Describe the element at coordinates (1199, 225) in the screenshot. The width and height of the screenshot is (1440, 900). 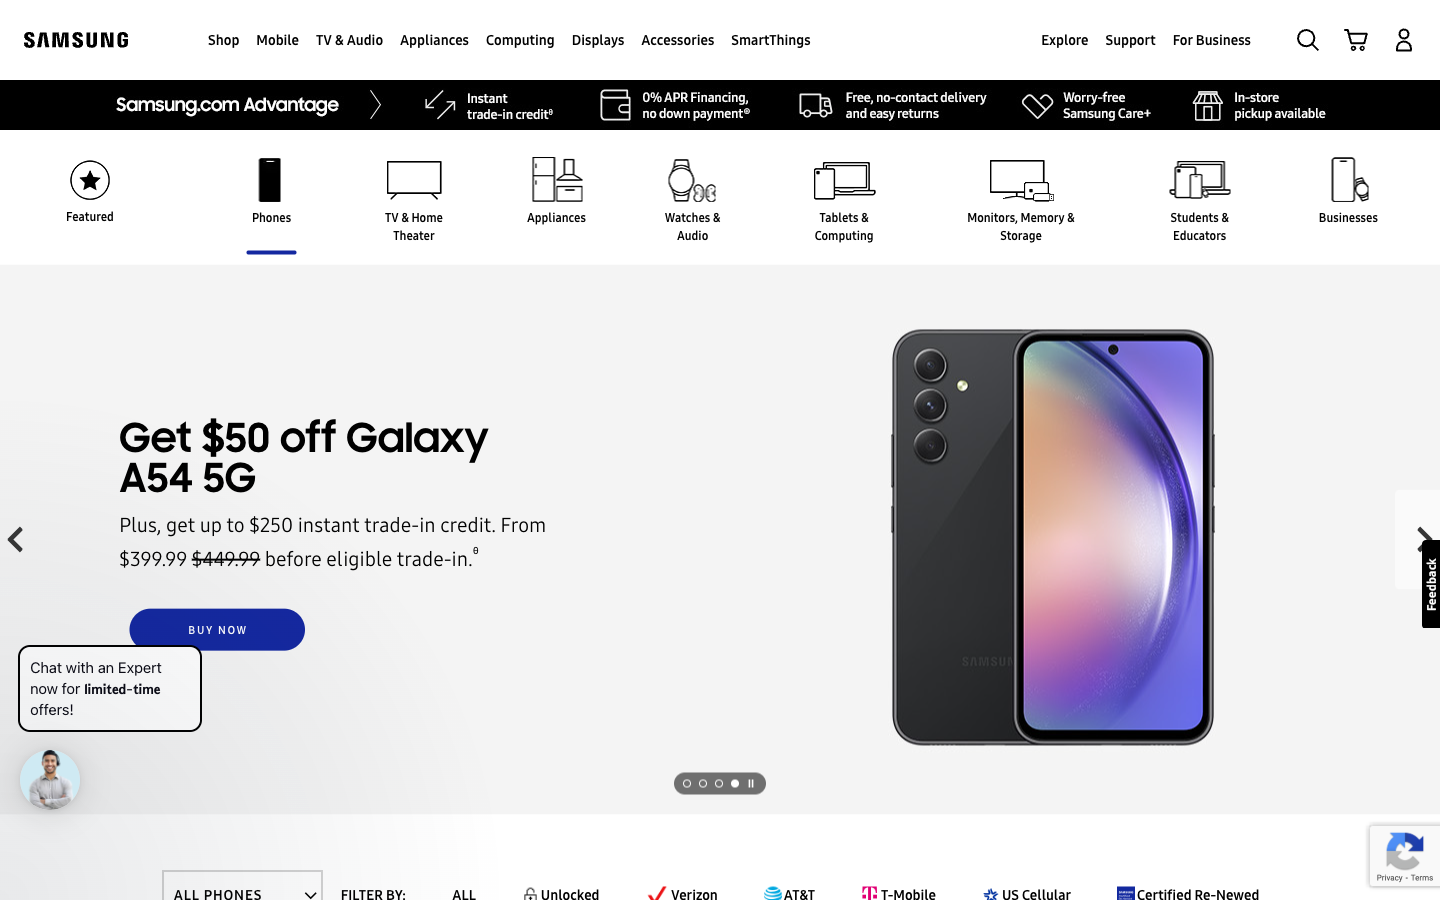
I see `the section displaying goods for Students and Educators` at that location.